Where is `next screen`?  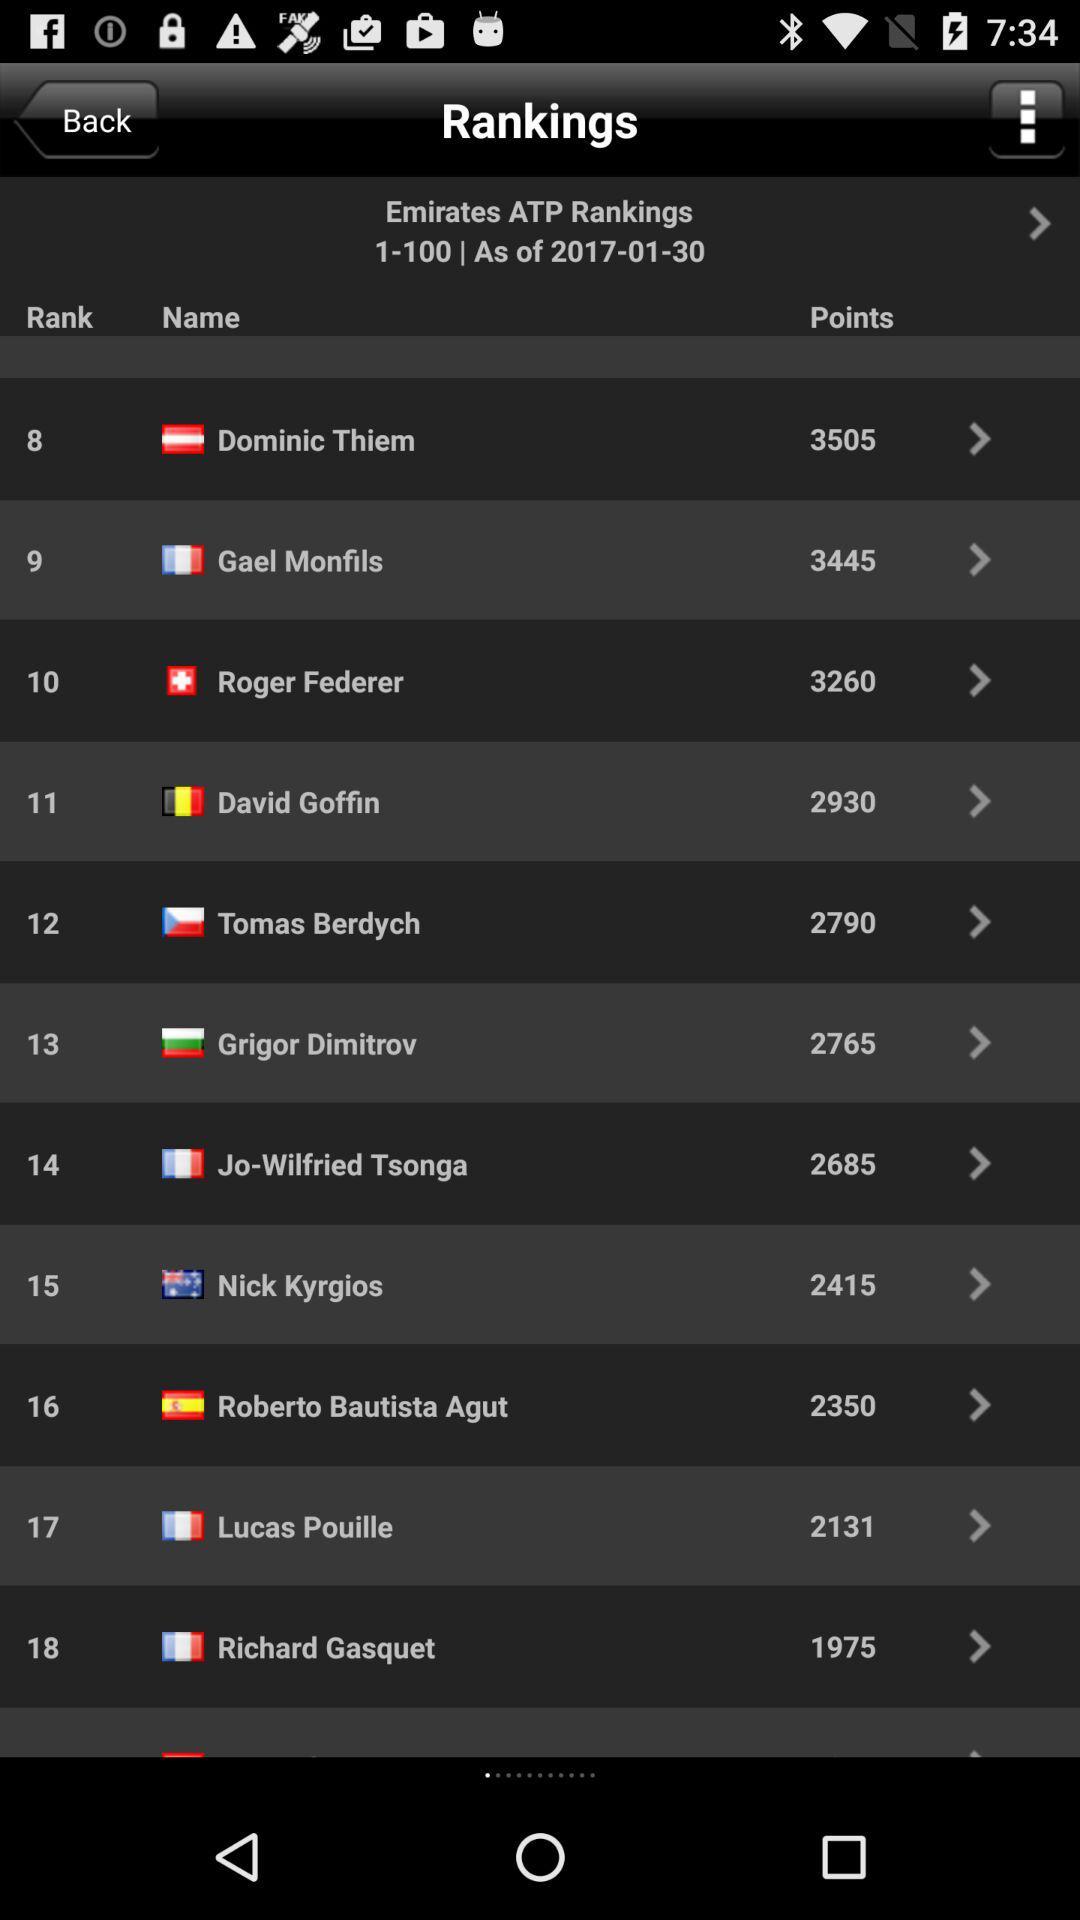 next screen is located at coordinates (1050, 223).